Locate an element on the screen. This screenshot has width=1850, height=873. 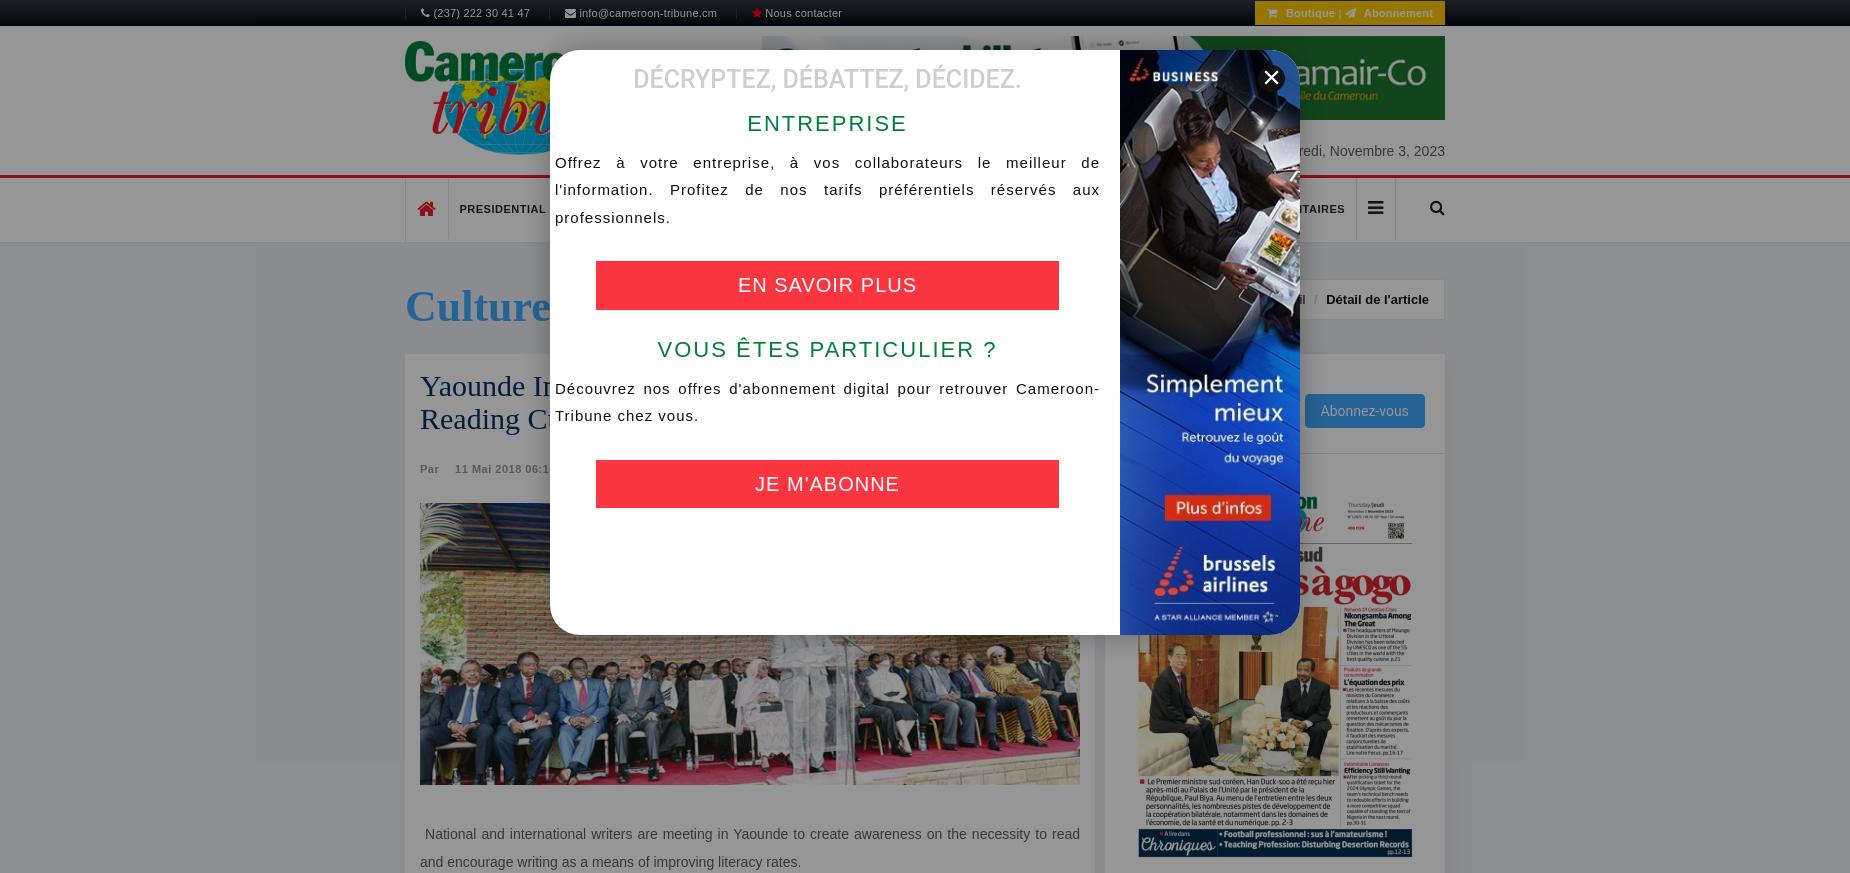
'Abonnez-vous' is located at coordinates (1363, 408).